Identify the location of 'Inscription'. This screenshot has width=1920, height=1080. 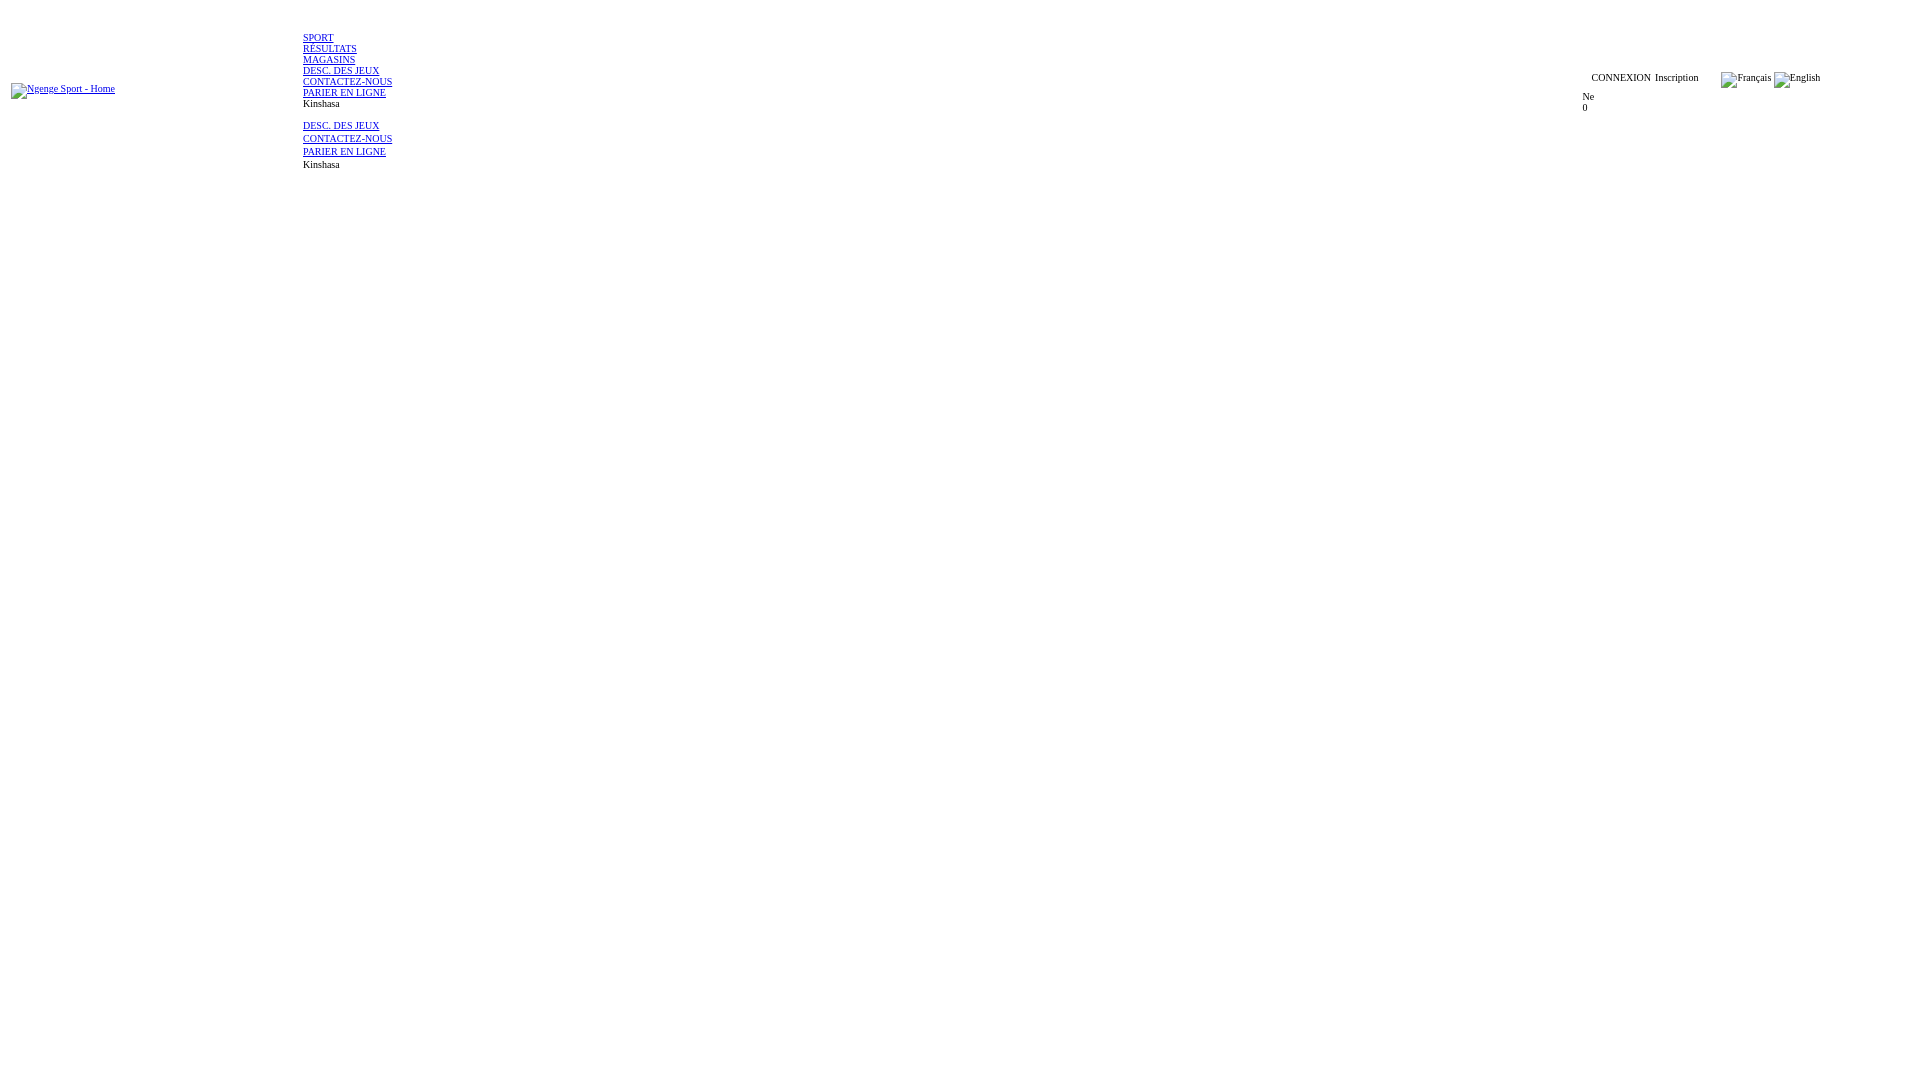
(1676, 76).